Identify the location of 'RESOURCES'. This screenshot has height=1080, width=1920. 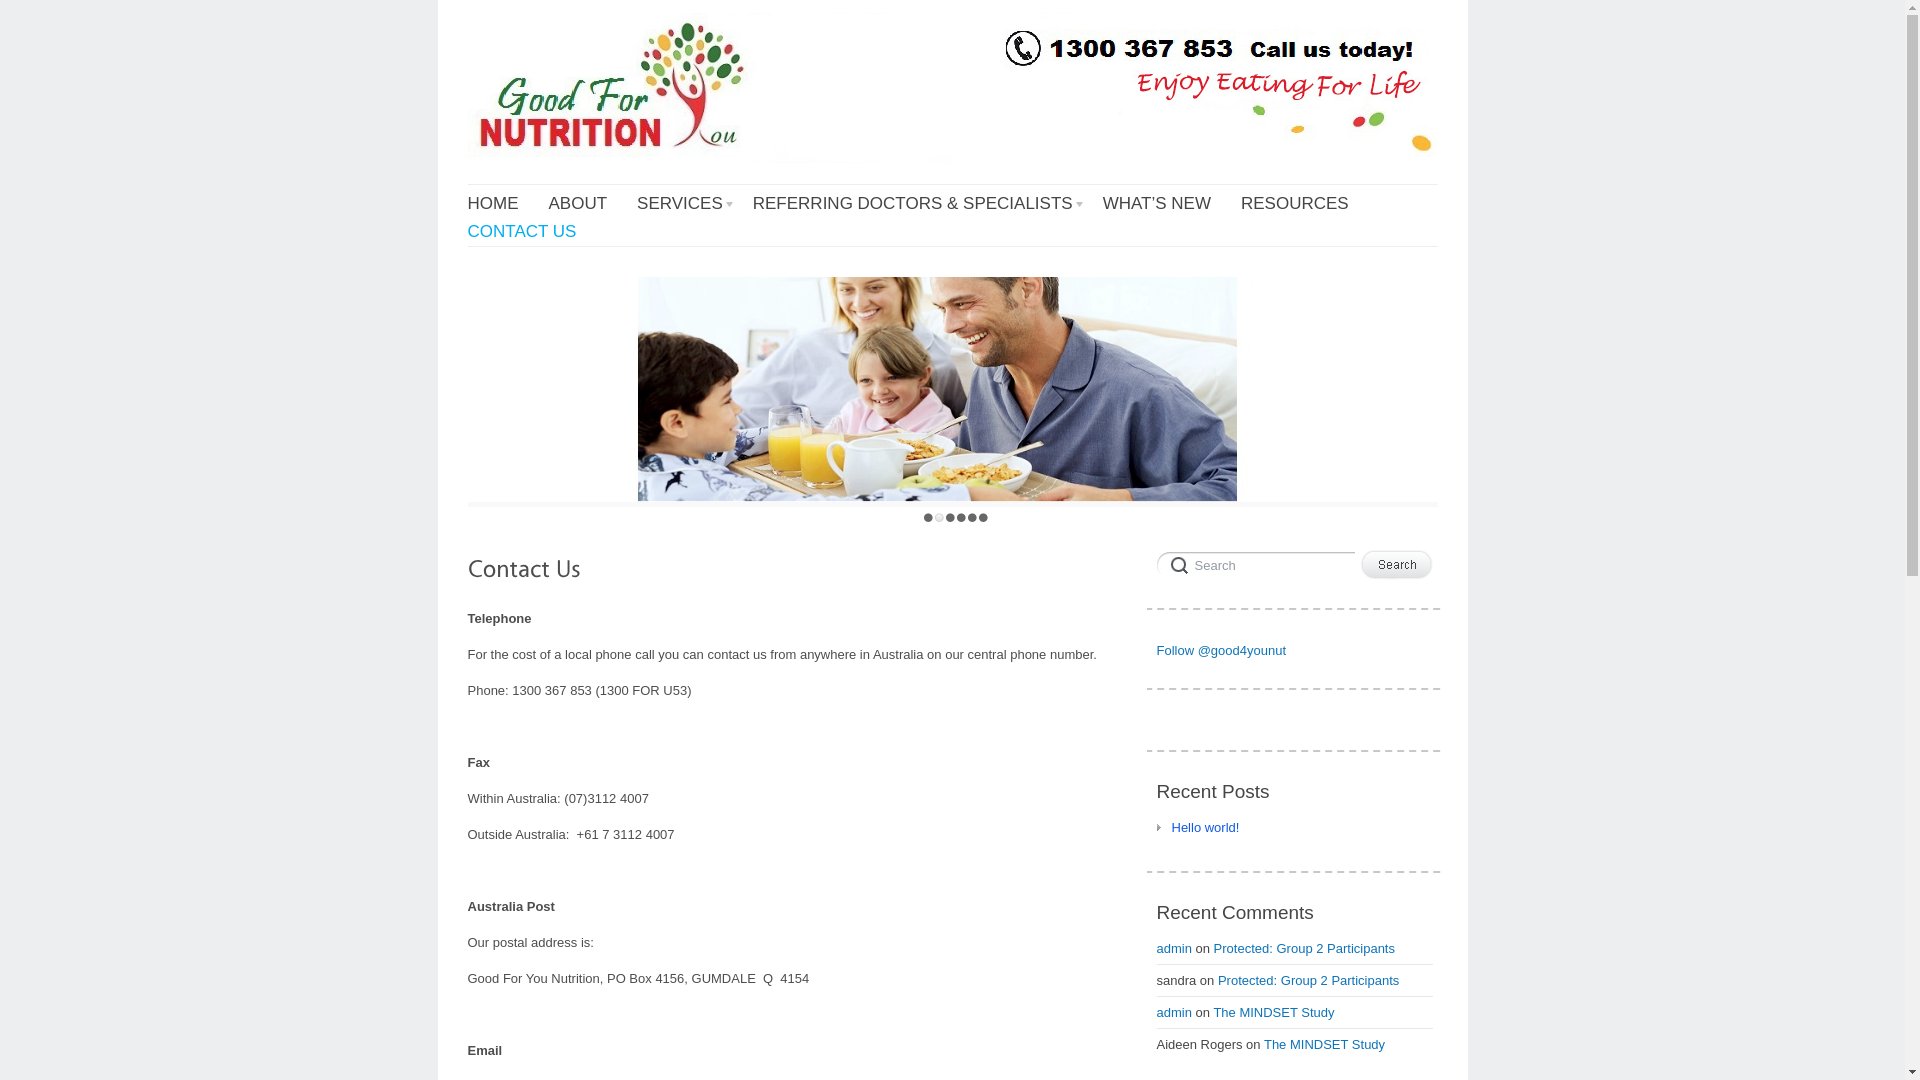
(1240, 204).